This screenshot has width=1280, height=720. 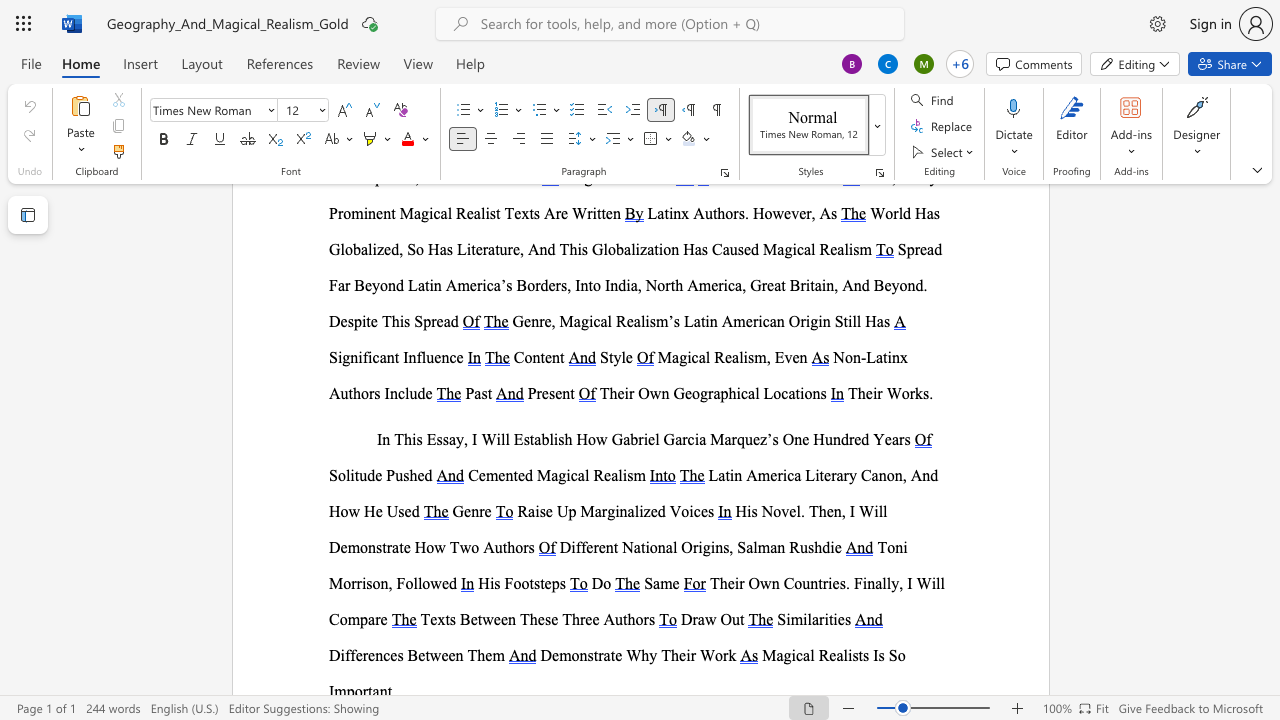 I want to click on the space between the continuous character "i" and "n" in the text, so click(x=674, y=213).